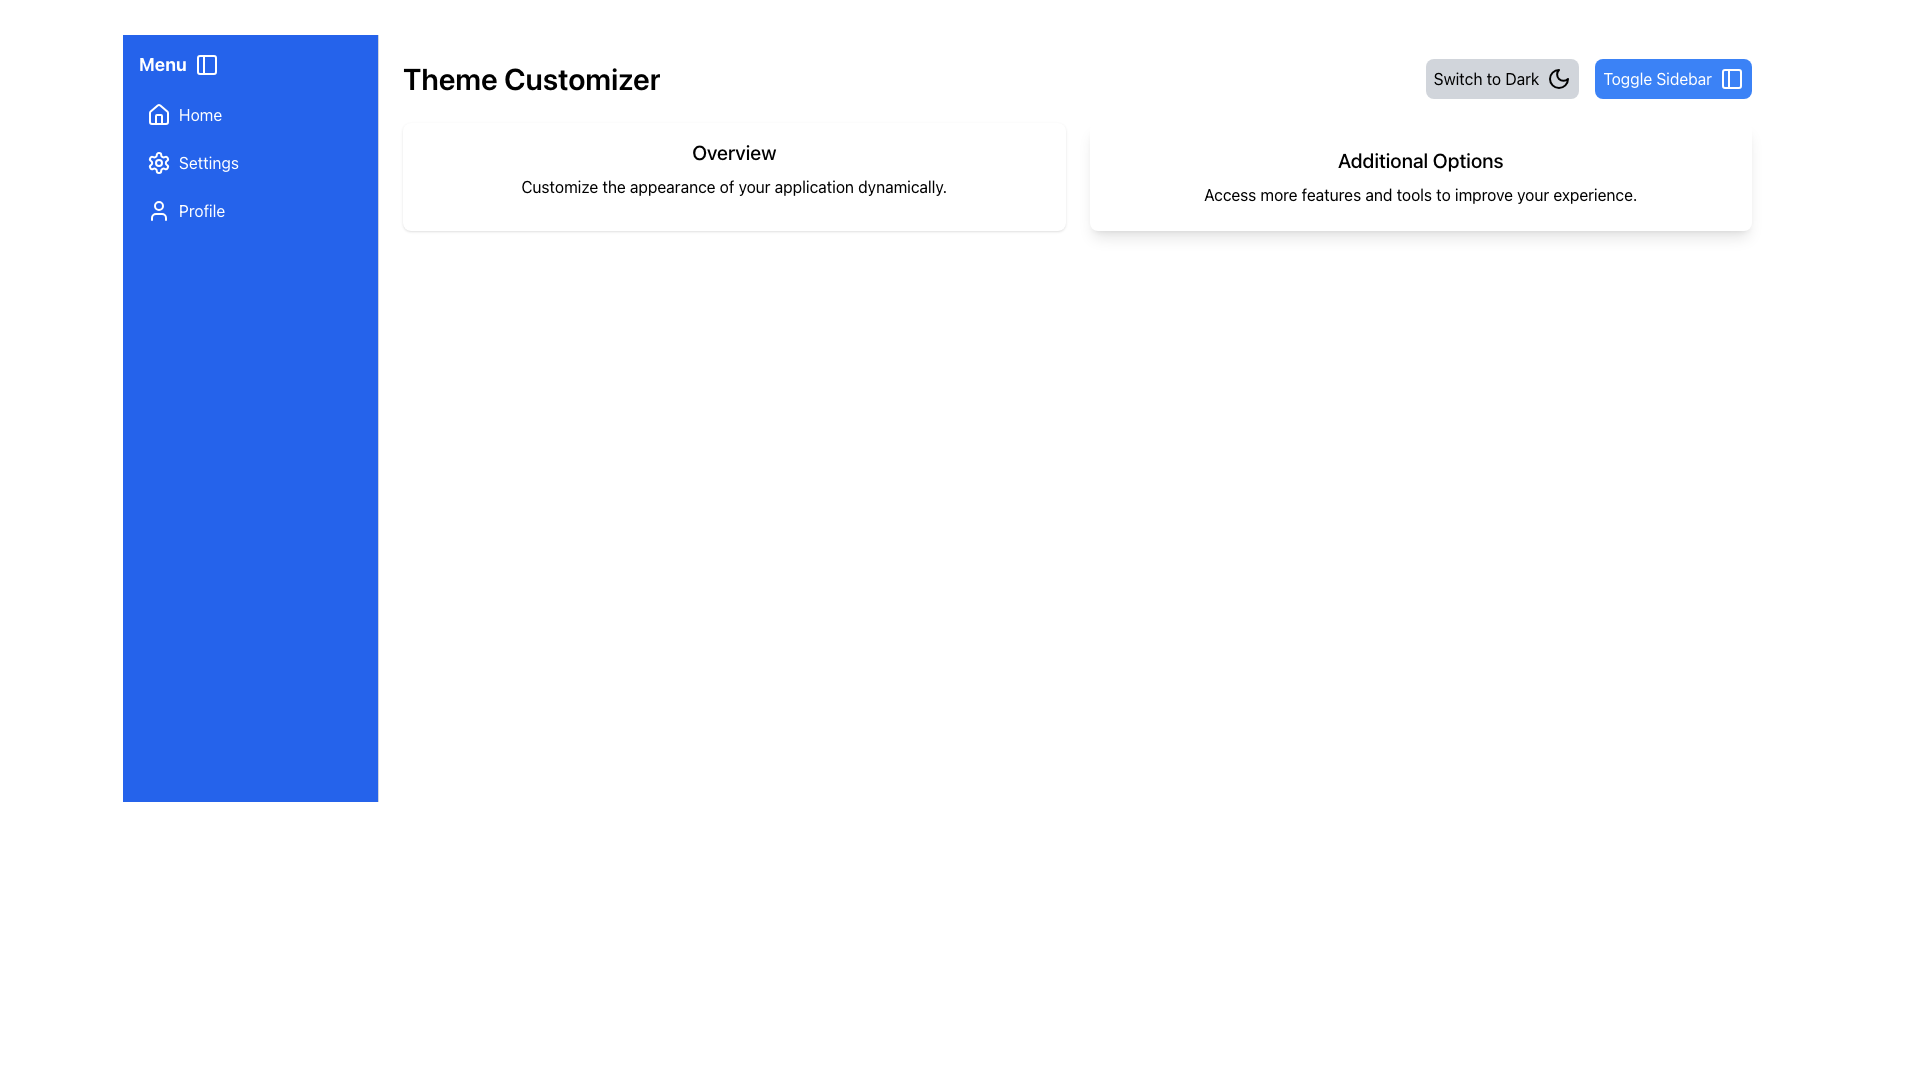 The image size is (1920, 1080). What do you see at coordinates (249, 161) in the screenshot?
I see `the settings button located in the vertical navigation menu, which is the second item below the 'Home' button and above the 'Profile' button` at bounding box center [249, 161].